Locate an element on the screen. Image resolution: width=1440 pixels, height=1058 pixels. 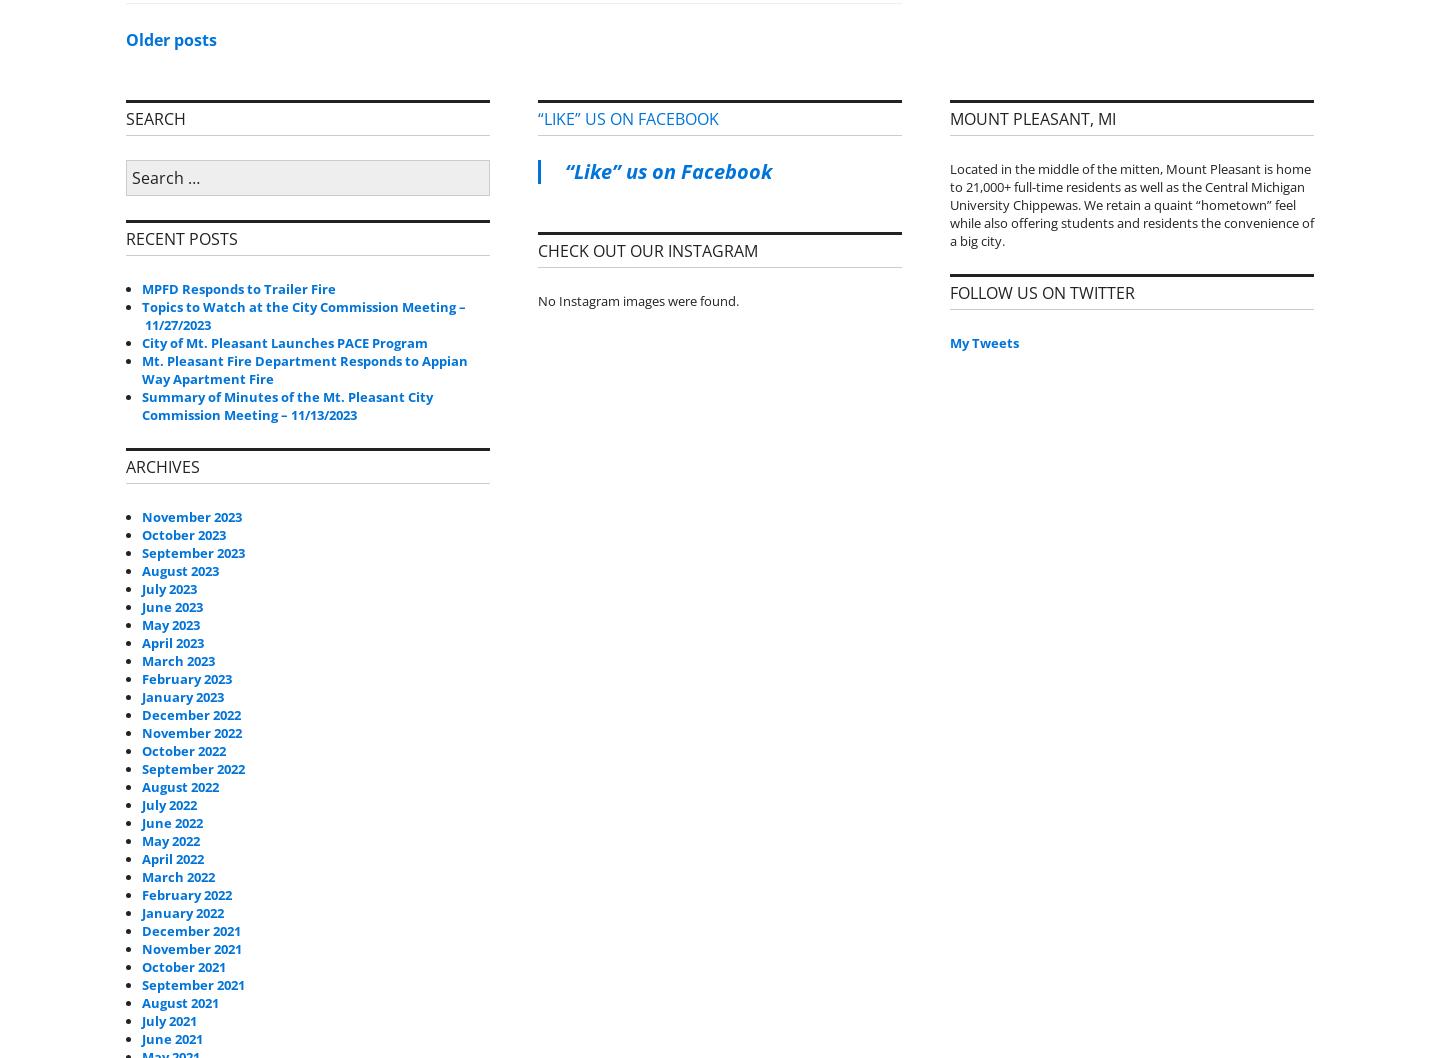
'February 2023' is located at coordinates (187, 676).